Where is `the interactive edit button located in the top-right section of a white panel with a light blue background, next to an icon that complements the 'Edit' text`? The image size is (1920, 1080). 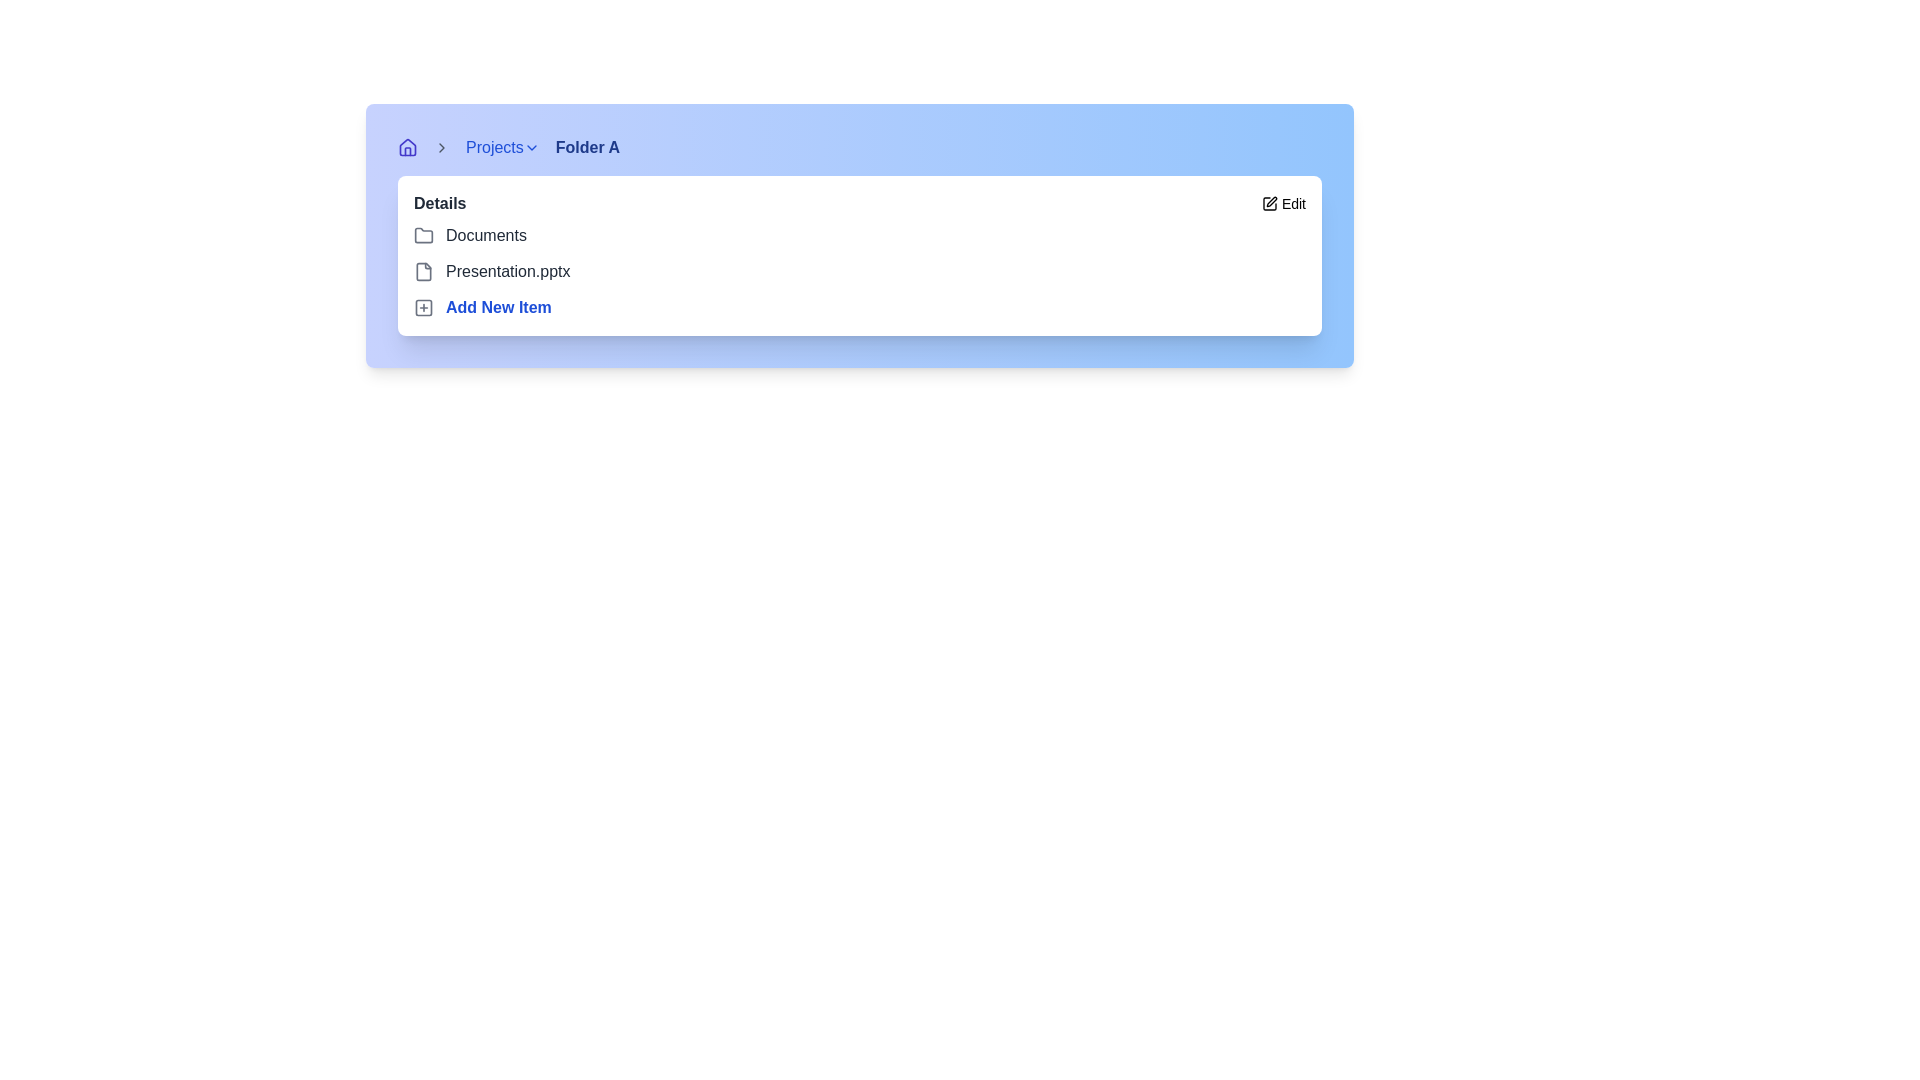
the interactive edit button located in the top-right section of a white panel with a light blue background, next to an icon that complements the 'Edit' text is located at coordinates (1293, 204).